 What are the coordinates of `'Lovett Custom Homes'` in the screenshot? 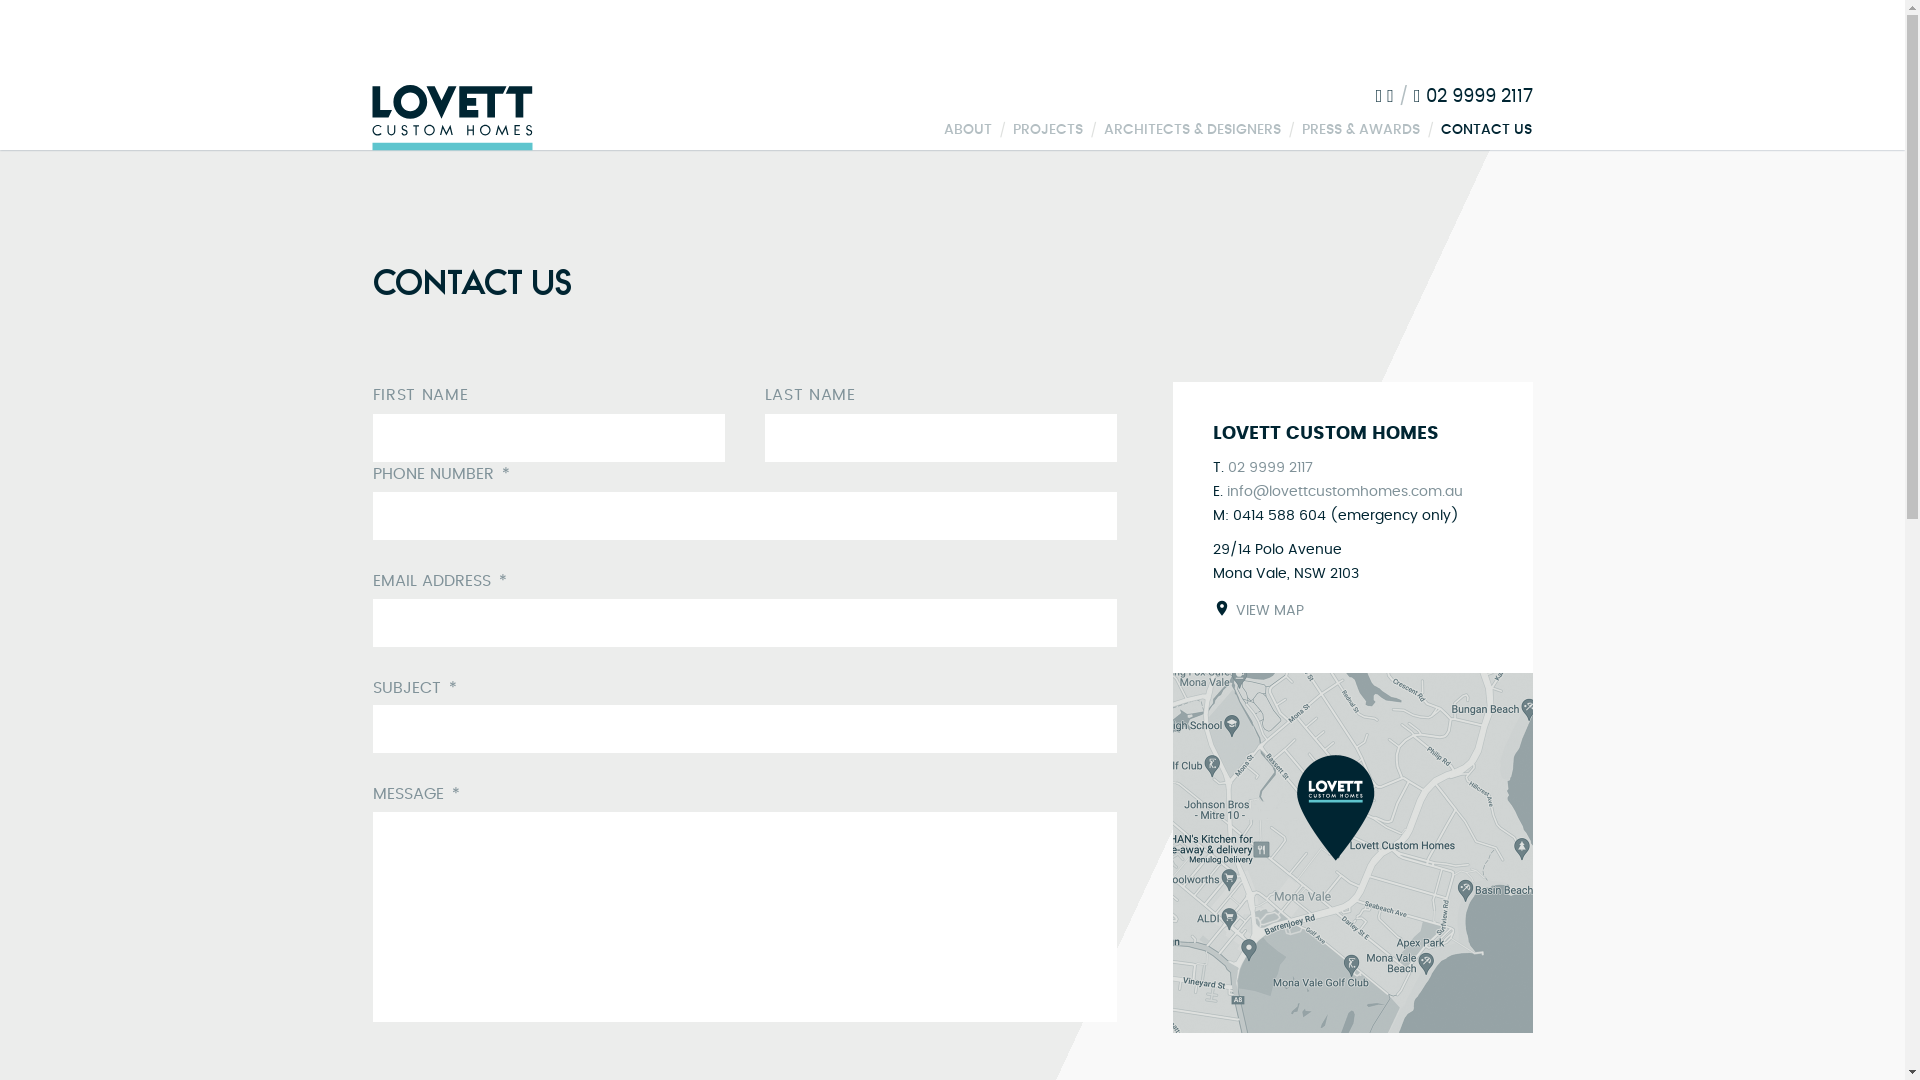 It's located at (453, 119).